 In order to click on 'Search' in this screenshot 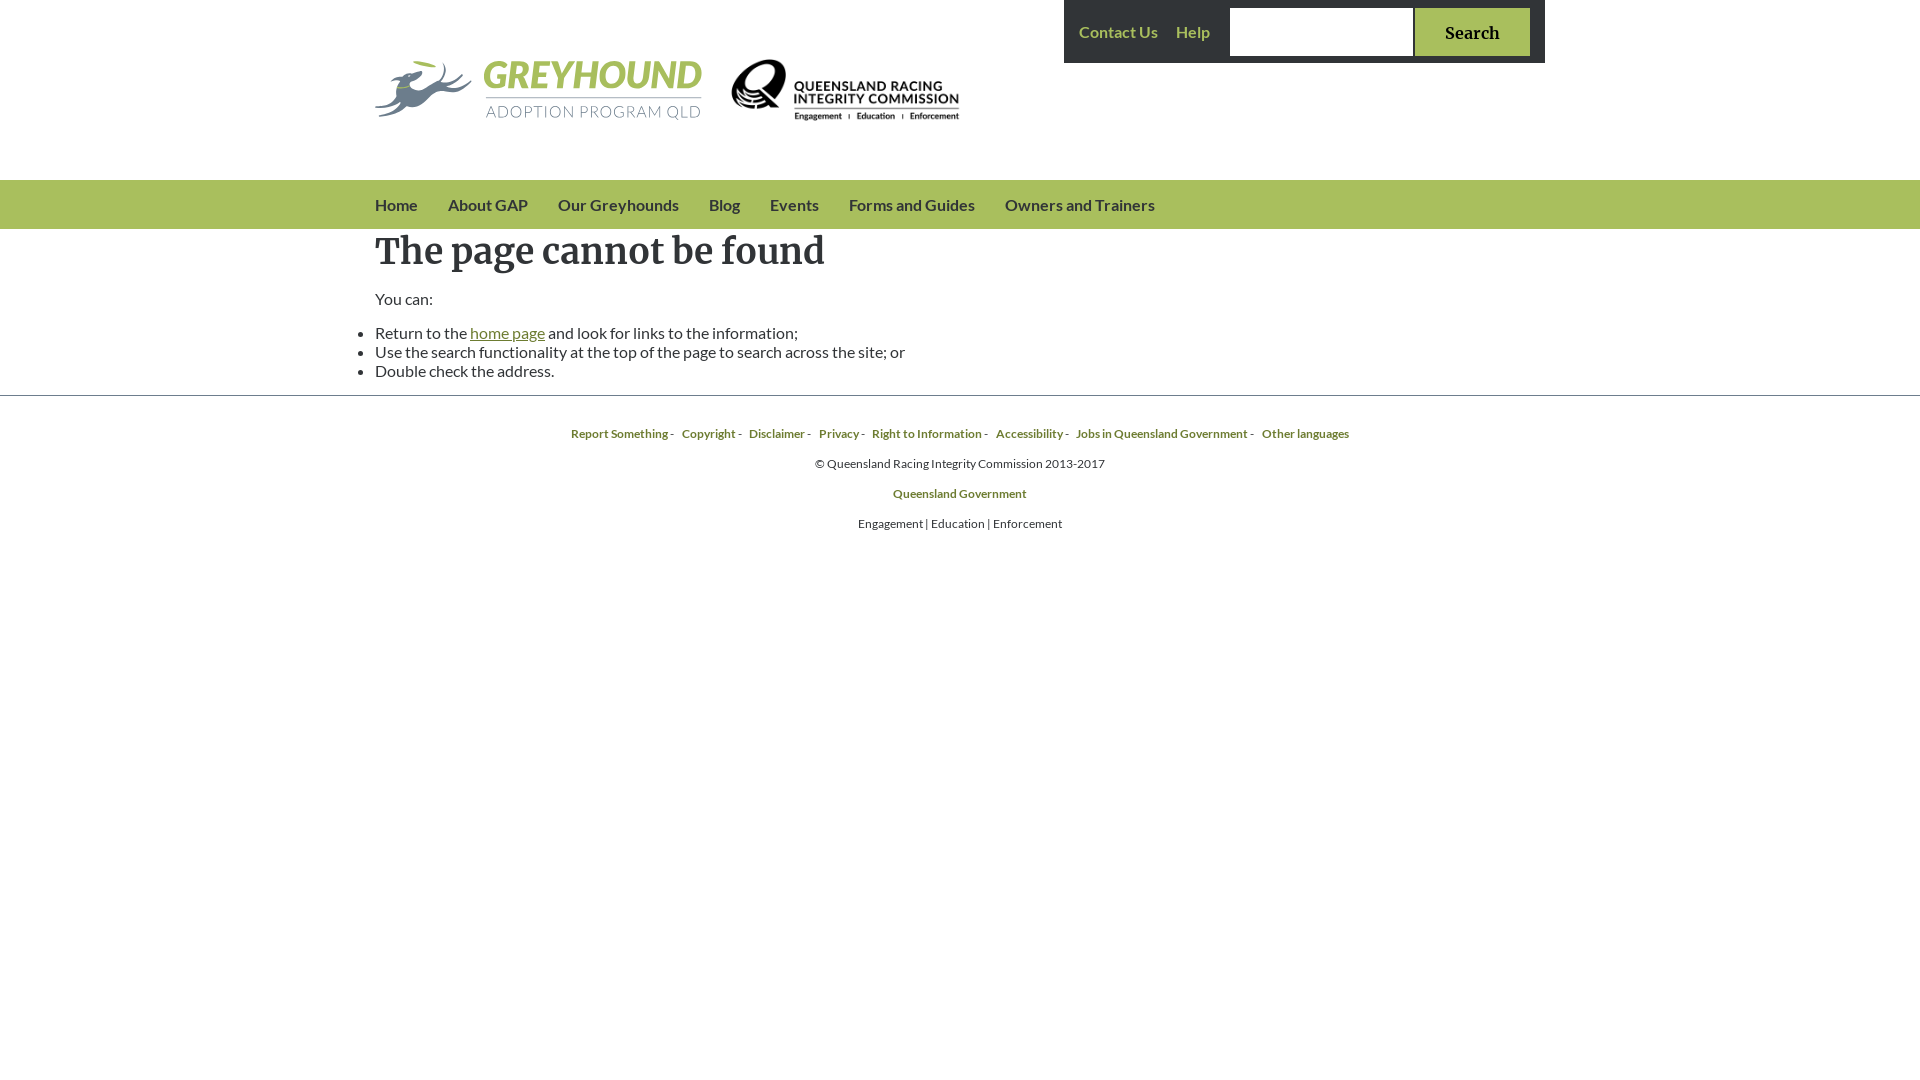, I will do `click(1472, 31)`.